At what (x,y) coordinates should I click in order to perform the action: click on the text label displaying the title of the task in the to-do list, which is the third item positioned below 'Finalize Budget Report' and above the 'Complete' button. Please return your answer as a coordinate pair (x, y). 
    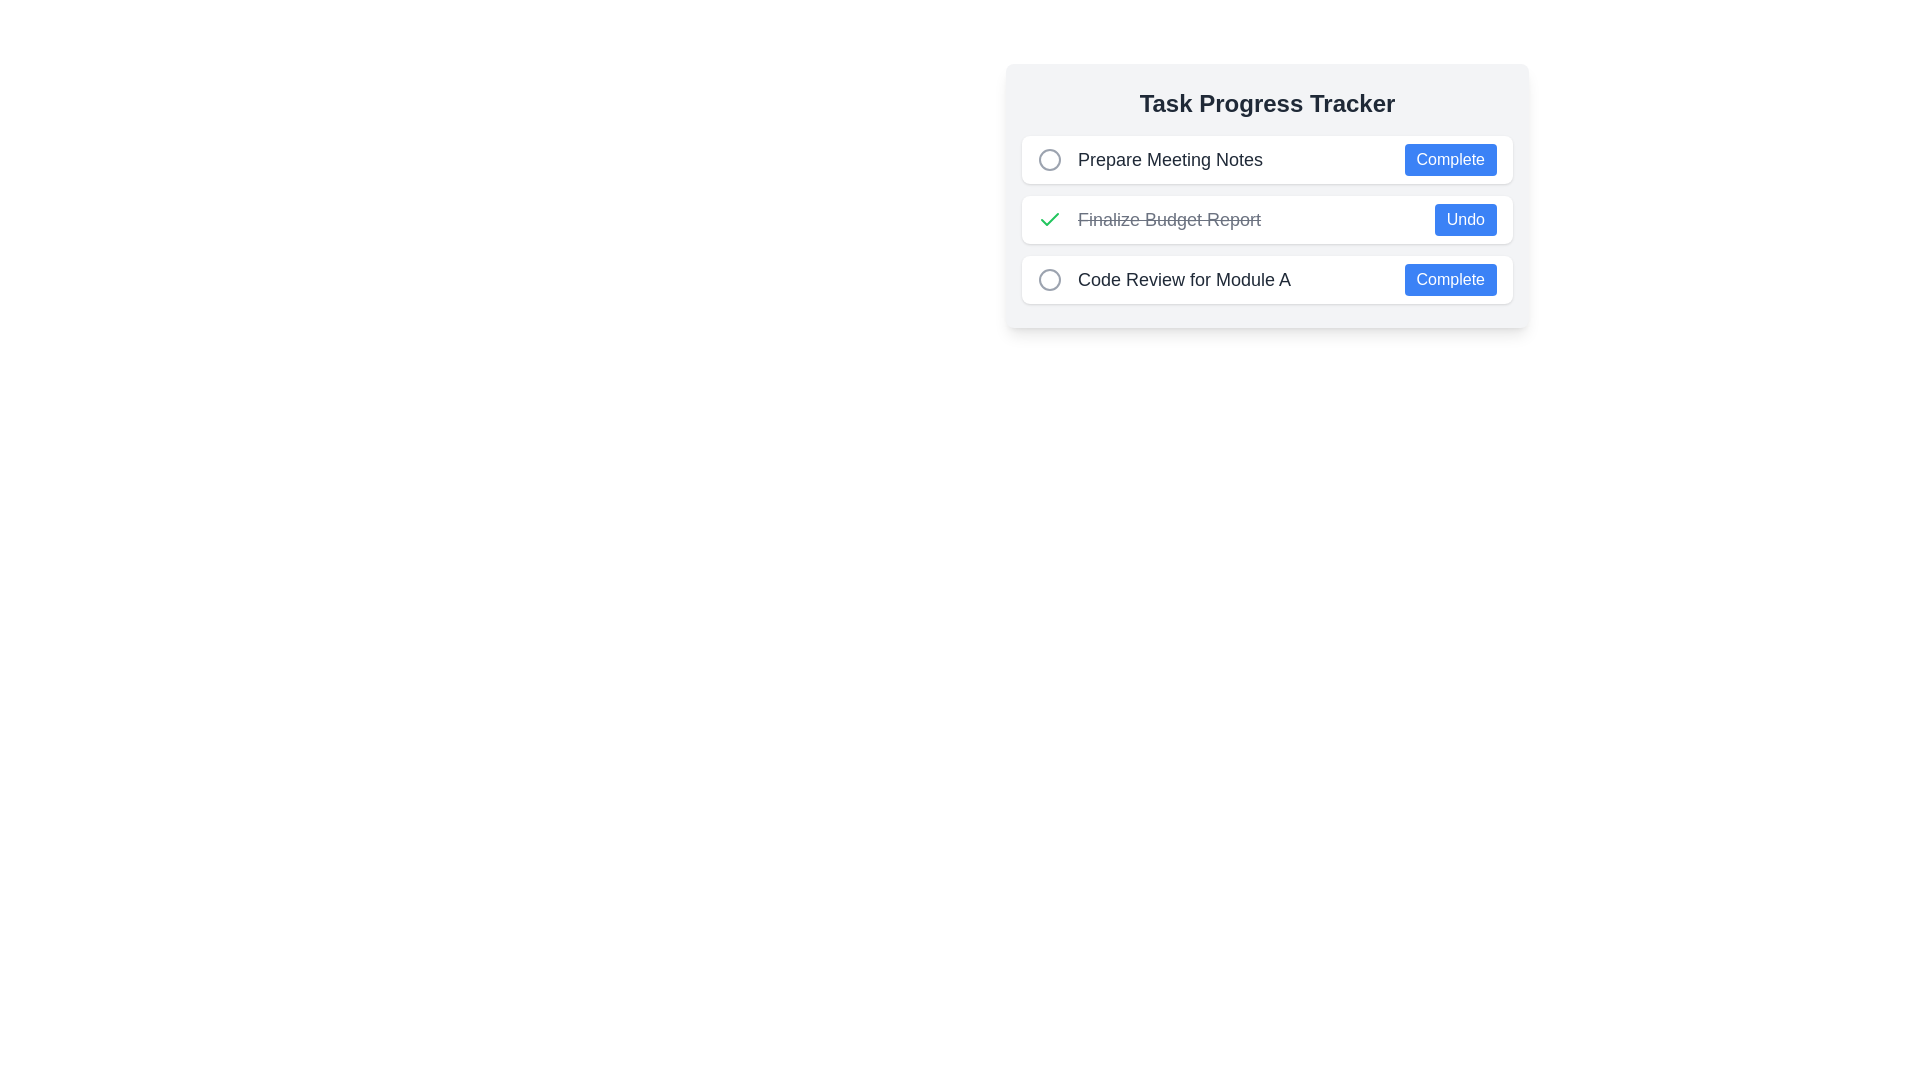
    Looking at the image, I should click on (1164, 280).